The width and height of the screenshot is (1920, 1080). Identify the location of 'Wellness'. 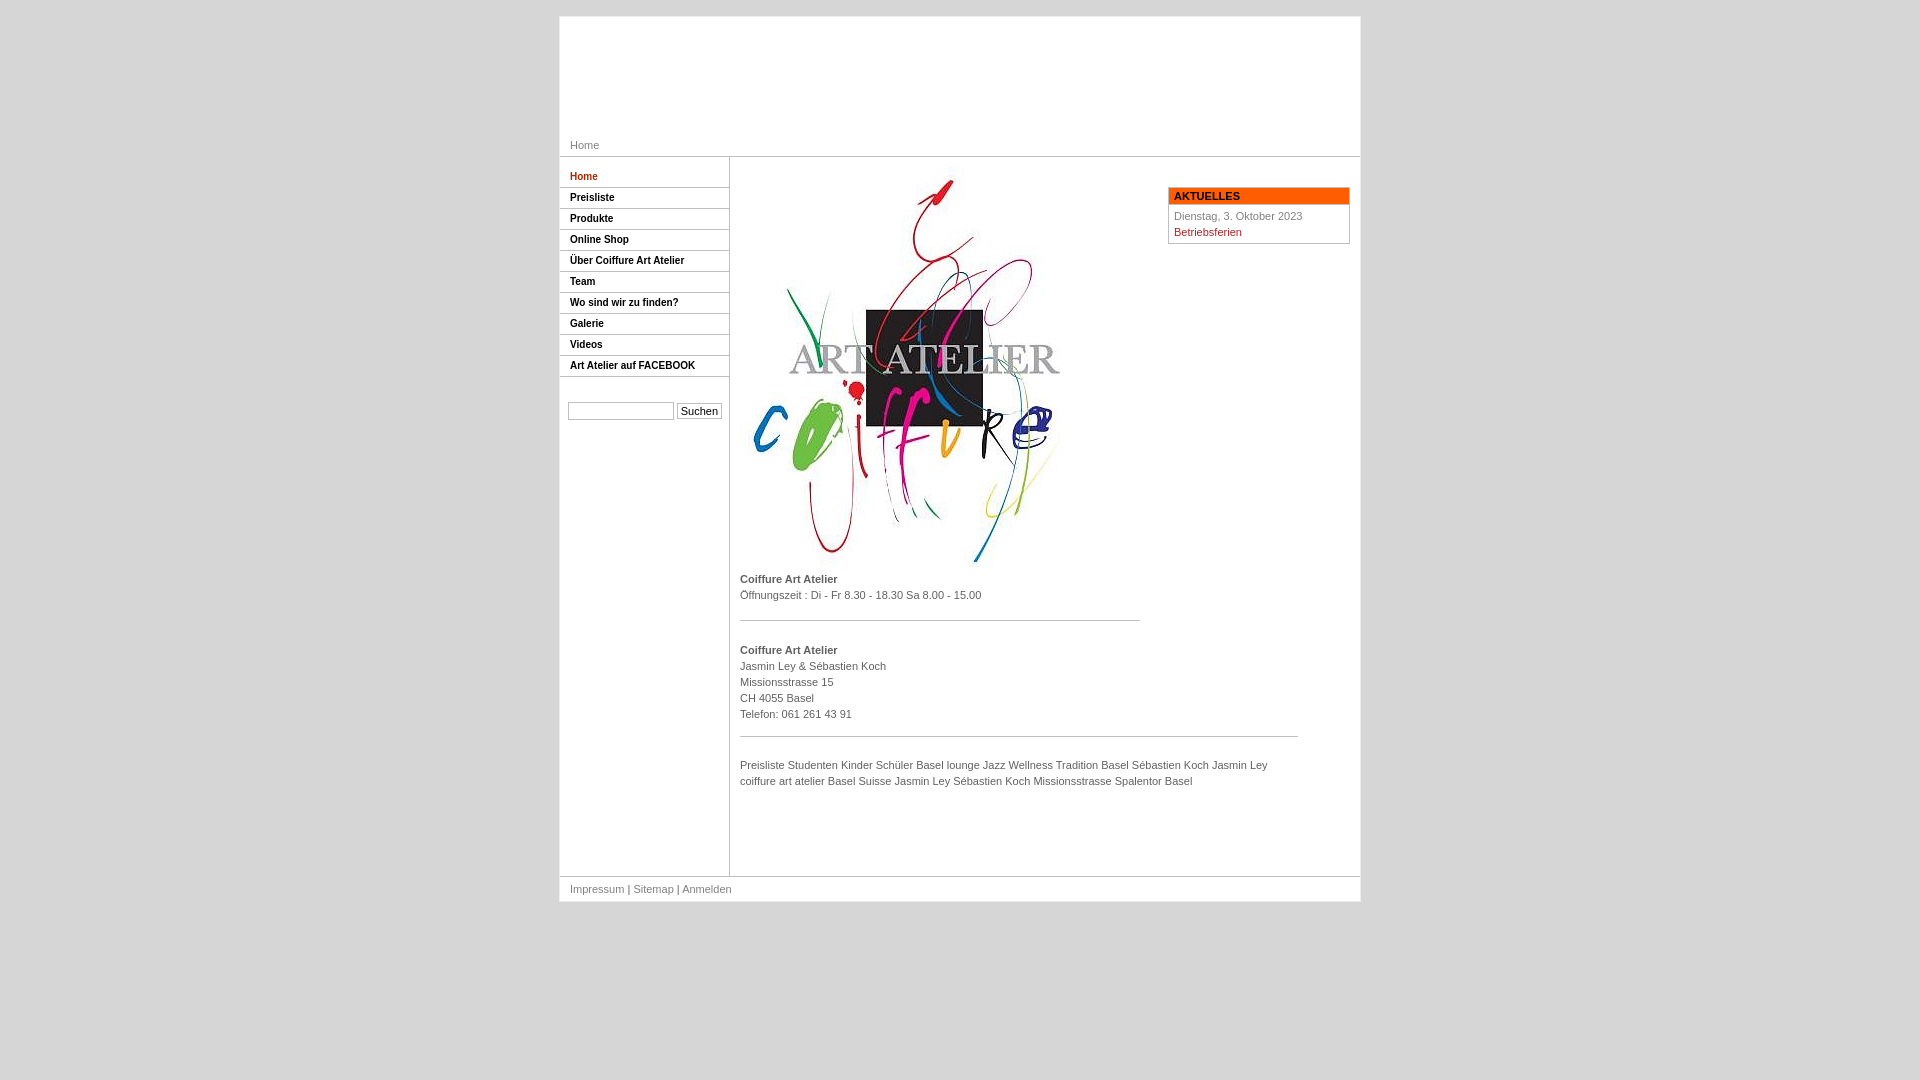
(1031, 764).